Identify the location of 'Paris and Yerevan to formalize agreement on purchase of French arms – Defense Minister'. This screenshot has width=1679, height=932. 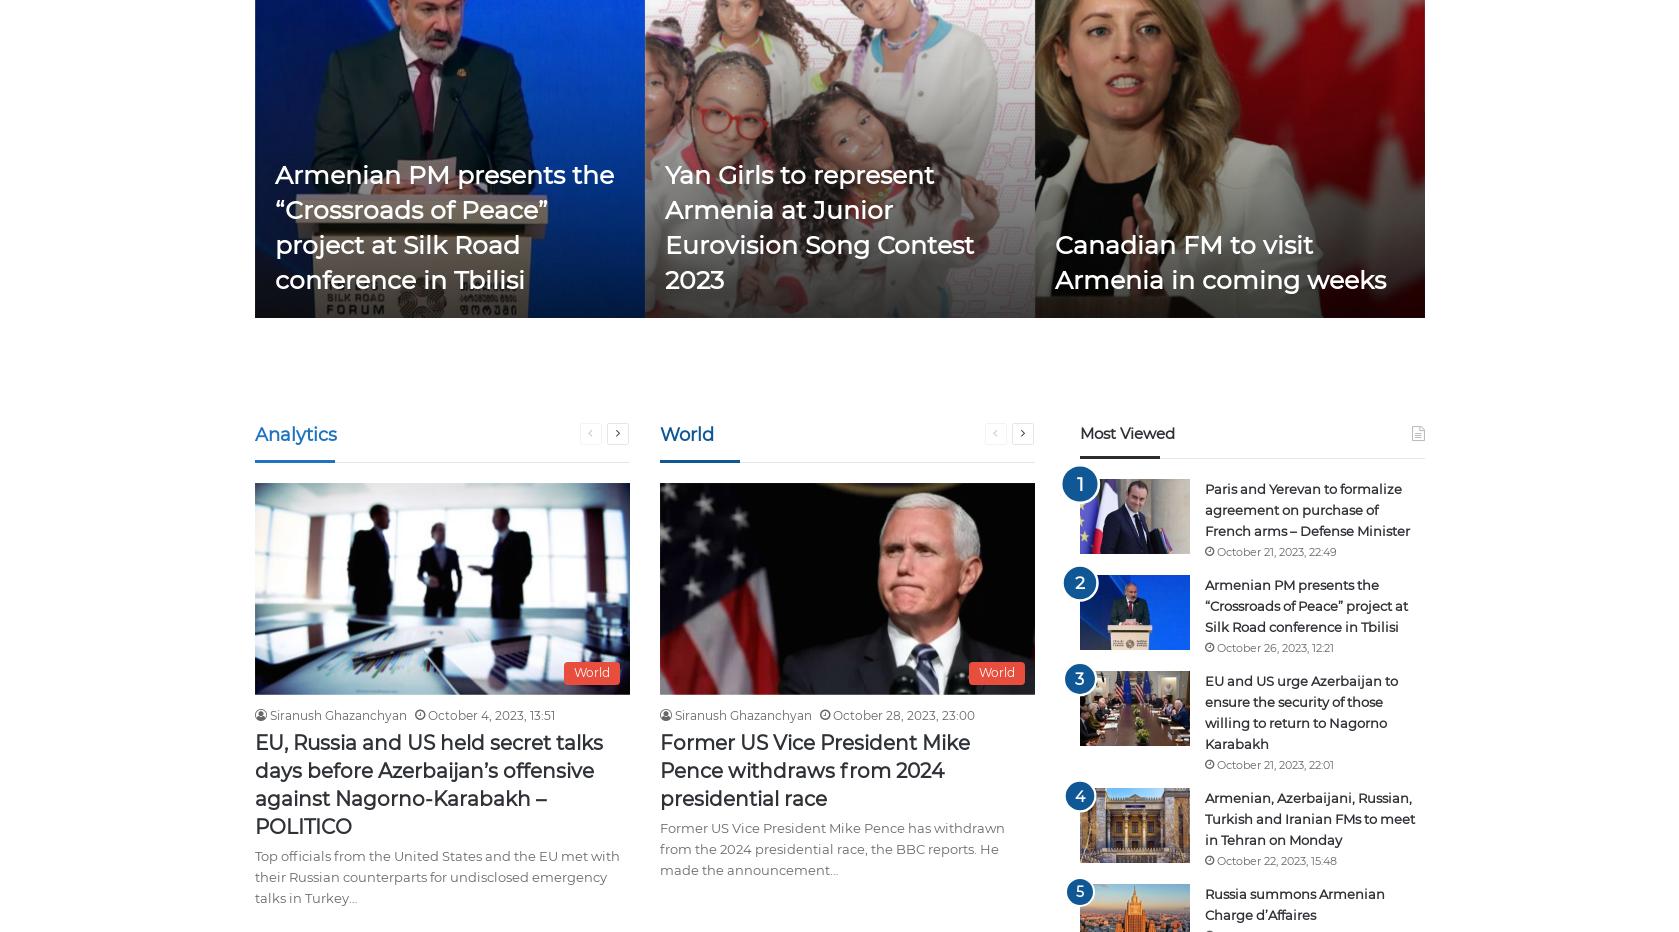
(1305, 507).